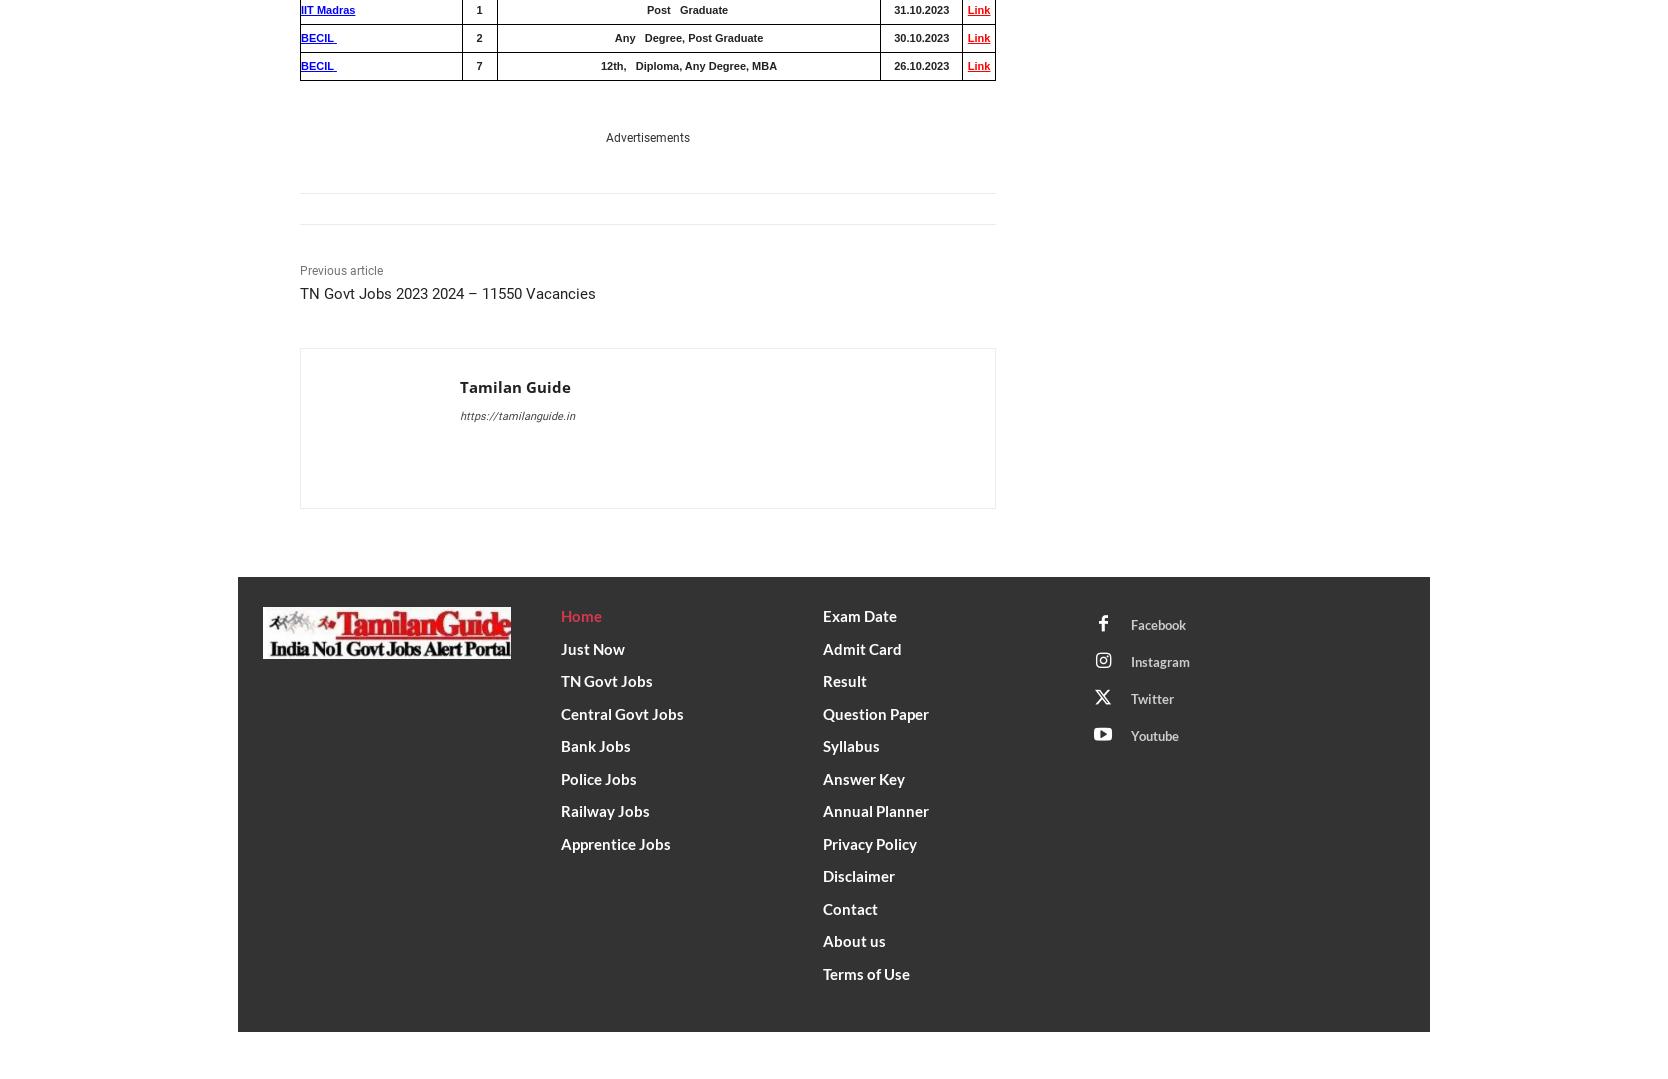 The height and width of the screenshot is (1079, 1668). I want to click on 'Question Paper', so click(876, 712).